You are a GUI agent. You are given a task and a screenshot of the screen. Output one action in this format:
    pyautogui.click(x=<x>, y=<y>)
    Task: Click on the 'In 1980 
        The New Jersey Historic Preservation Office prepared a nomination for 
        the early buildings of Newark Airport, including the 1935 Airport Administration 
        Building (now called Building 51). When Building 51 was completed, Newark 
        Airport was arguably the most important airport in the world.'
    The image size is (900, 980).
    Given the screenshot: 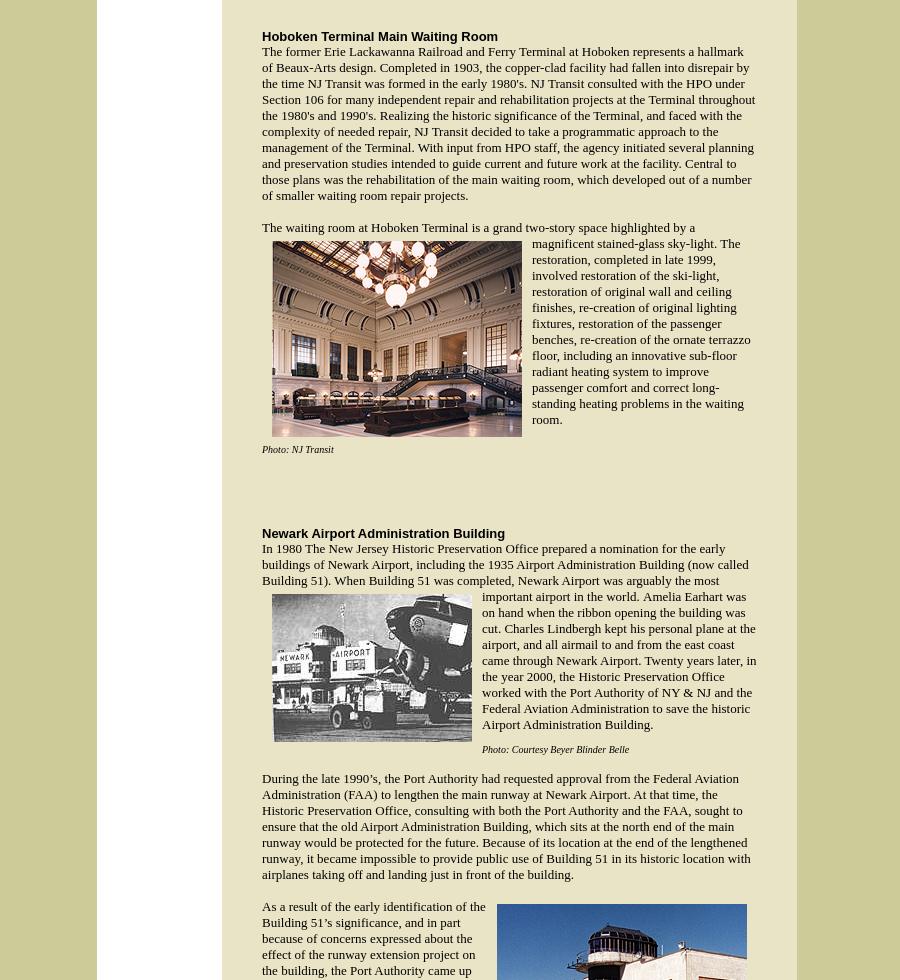 What is the action you would take?
    pyautogui.click(x=503, y=572)
    